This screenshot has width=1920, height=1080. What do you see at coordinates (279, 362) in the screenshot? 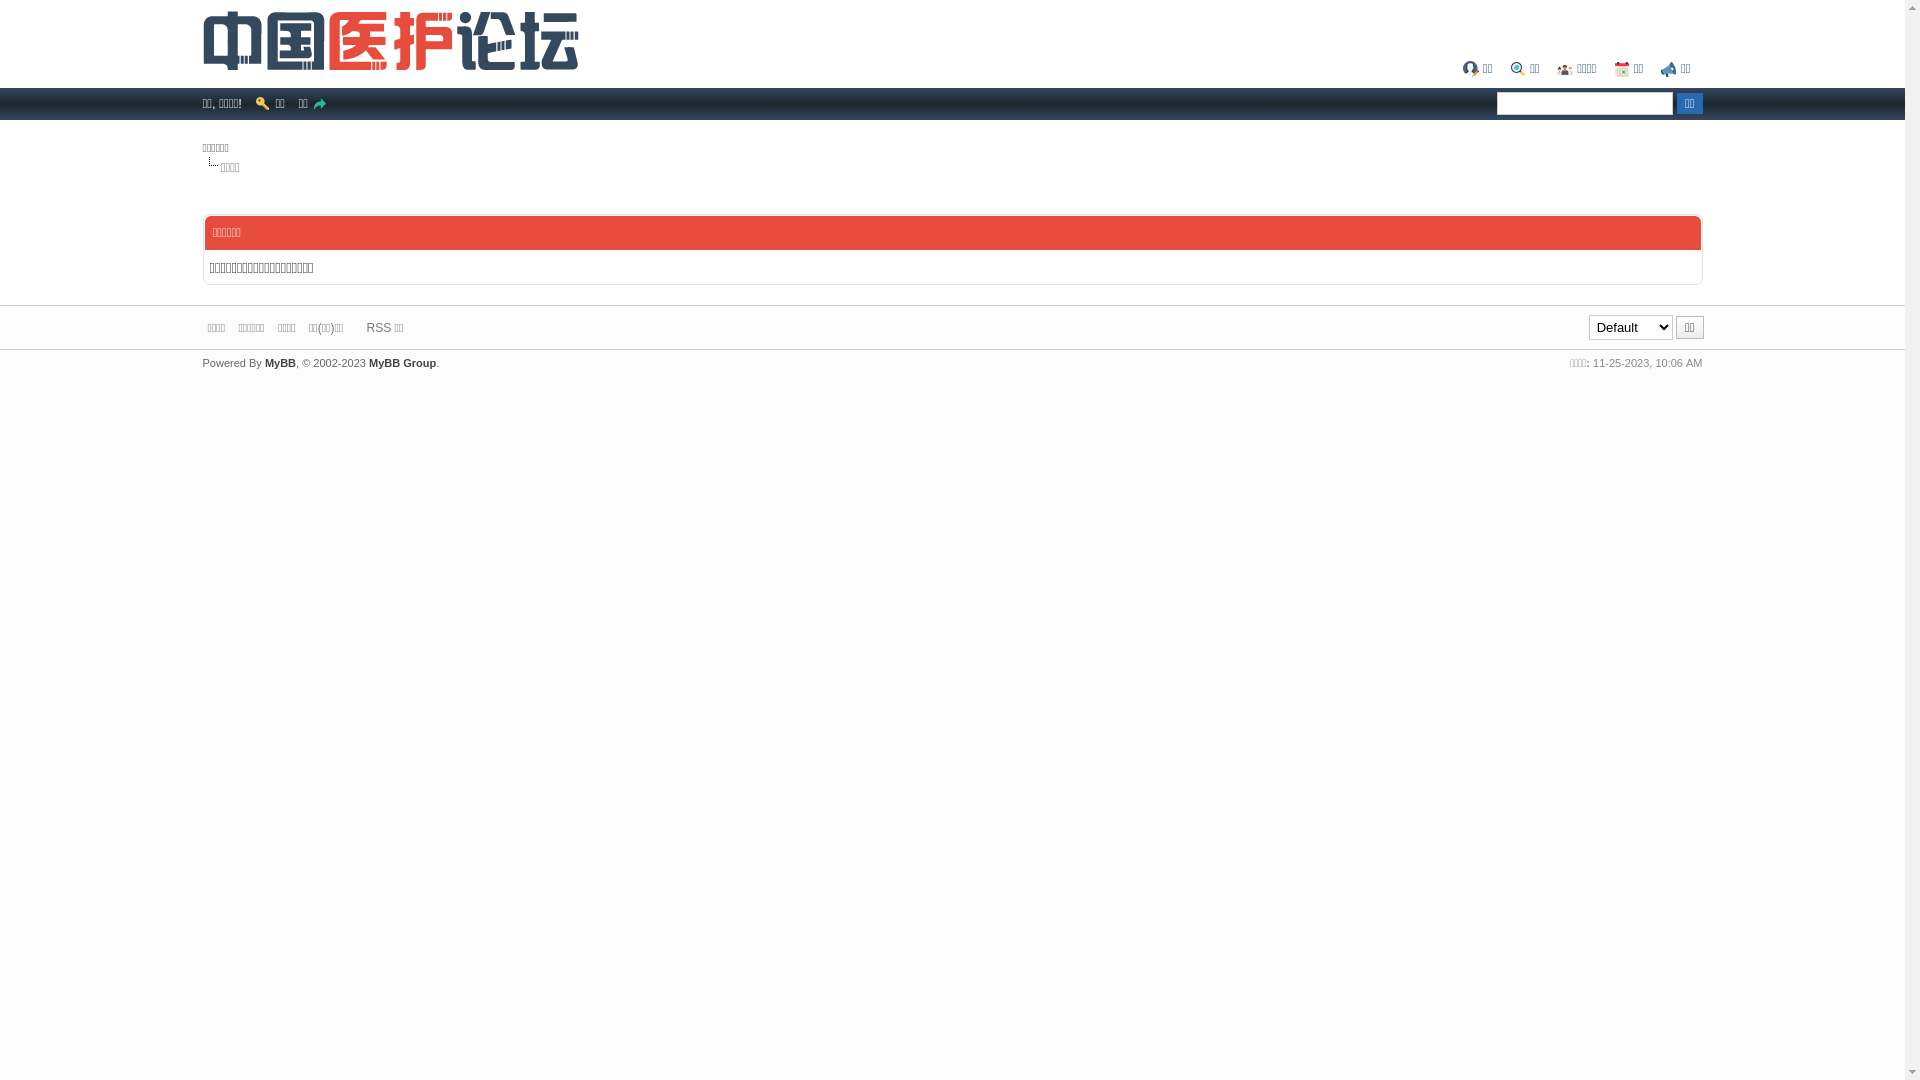
I see `'MyBB'` at bounding box center [279, 362].